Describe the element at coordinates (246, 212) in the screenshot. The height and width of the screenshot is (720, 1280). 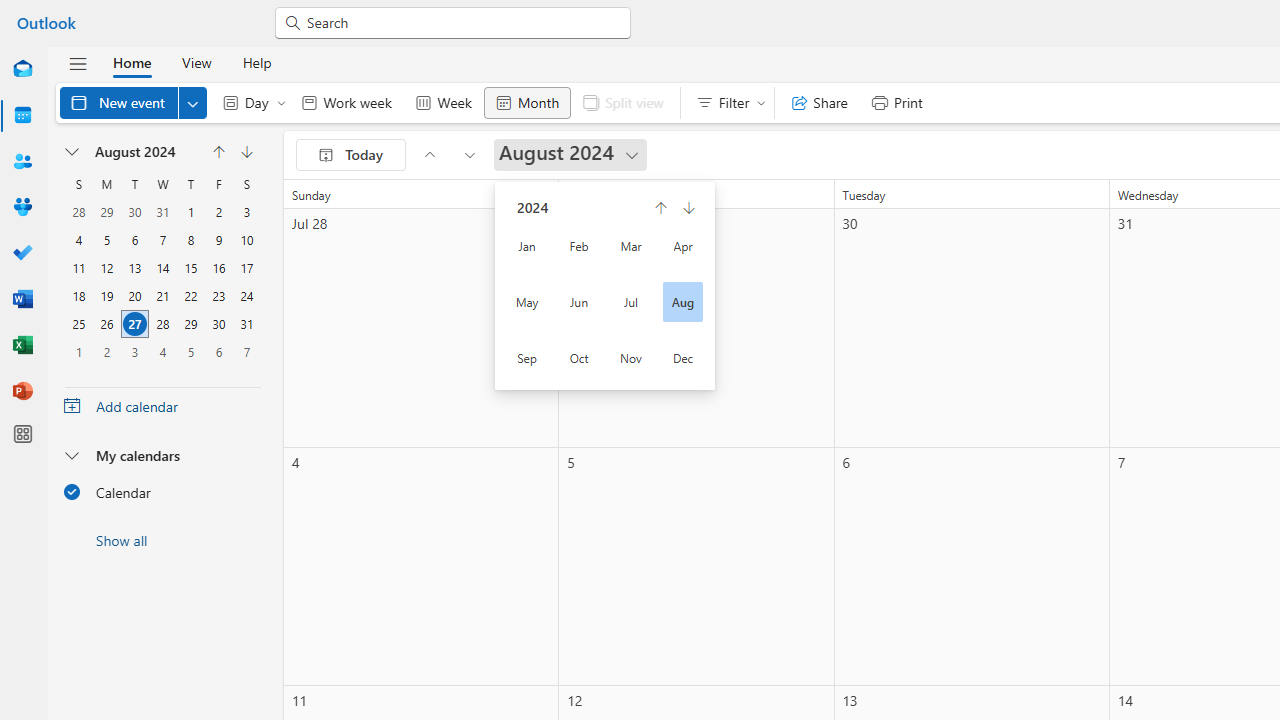
I see `'3, August, 2024'` at that location.